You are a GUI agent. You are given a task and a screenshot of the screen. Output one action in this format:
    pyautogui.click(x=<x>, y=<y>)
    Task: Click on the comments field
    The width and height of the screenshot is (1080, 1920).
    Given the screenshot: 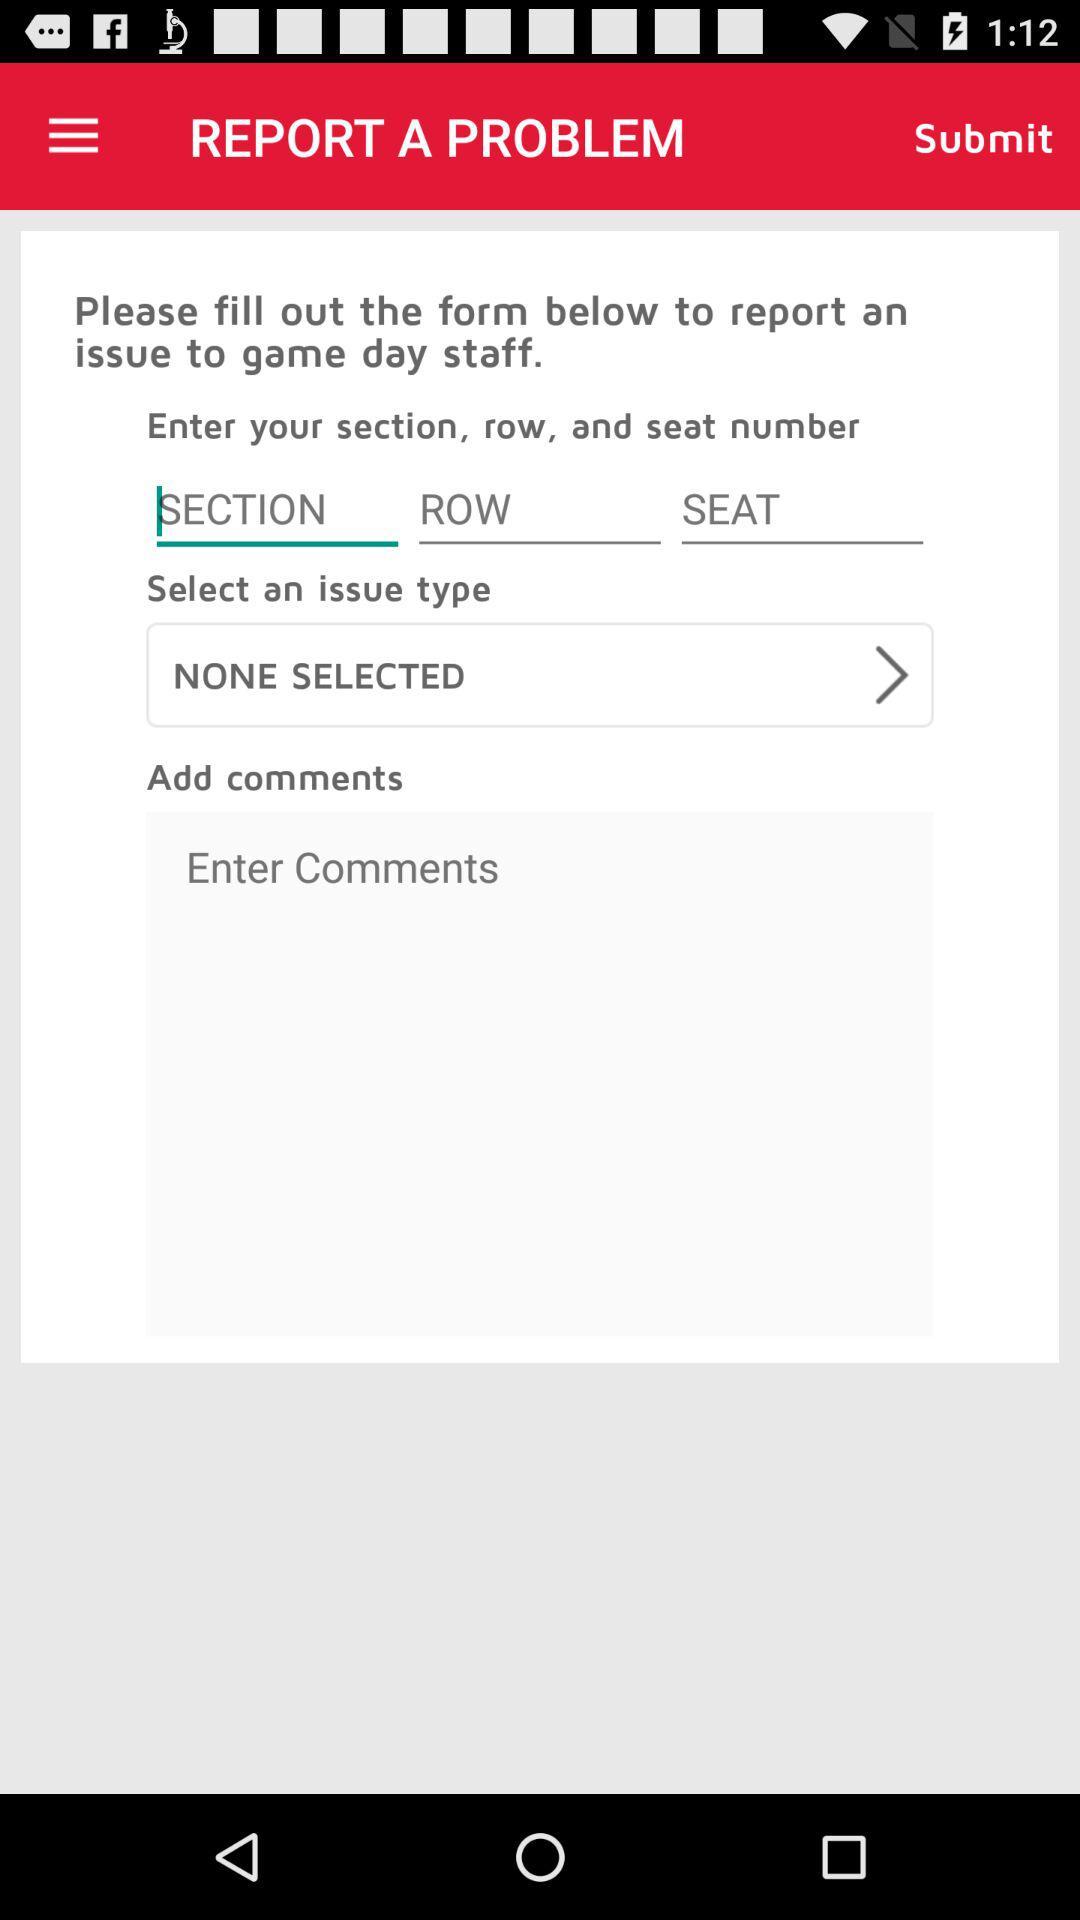 What is the action you would take?
    pyautogui.click(x=540, y=1073)
    